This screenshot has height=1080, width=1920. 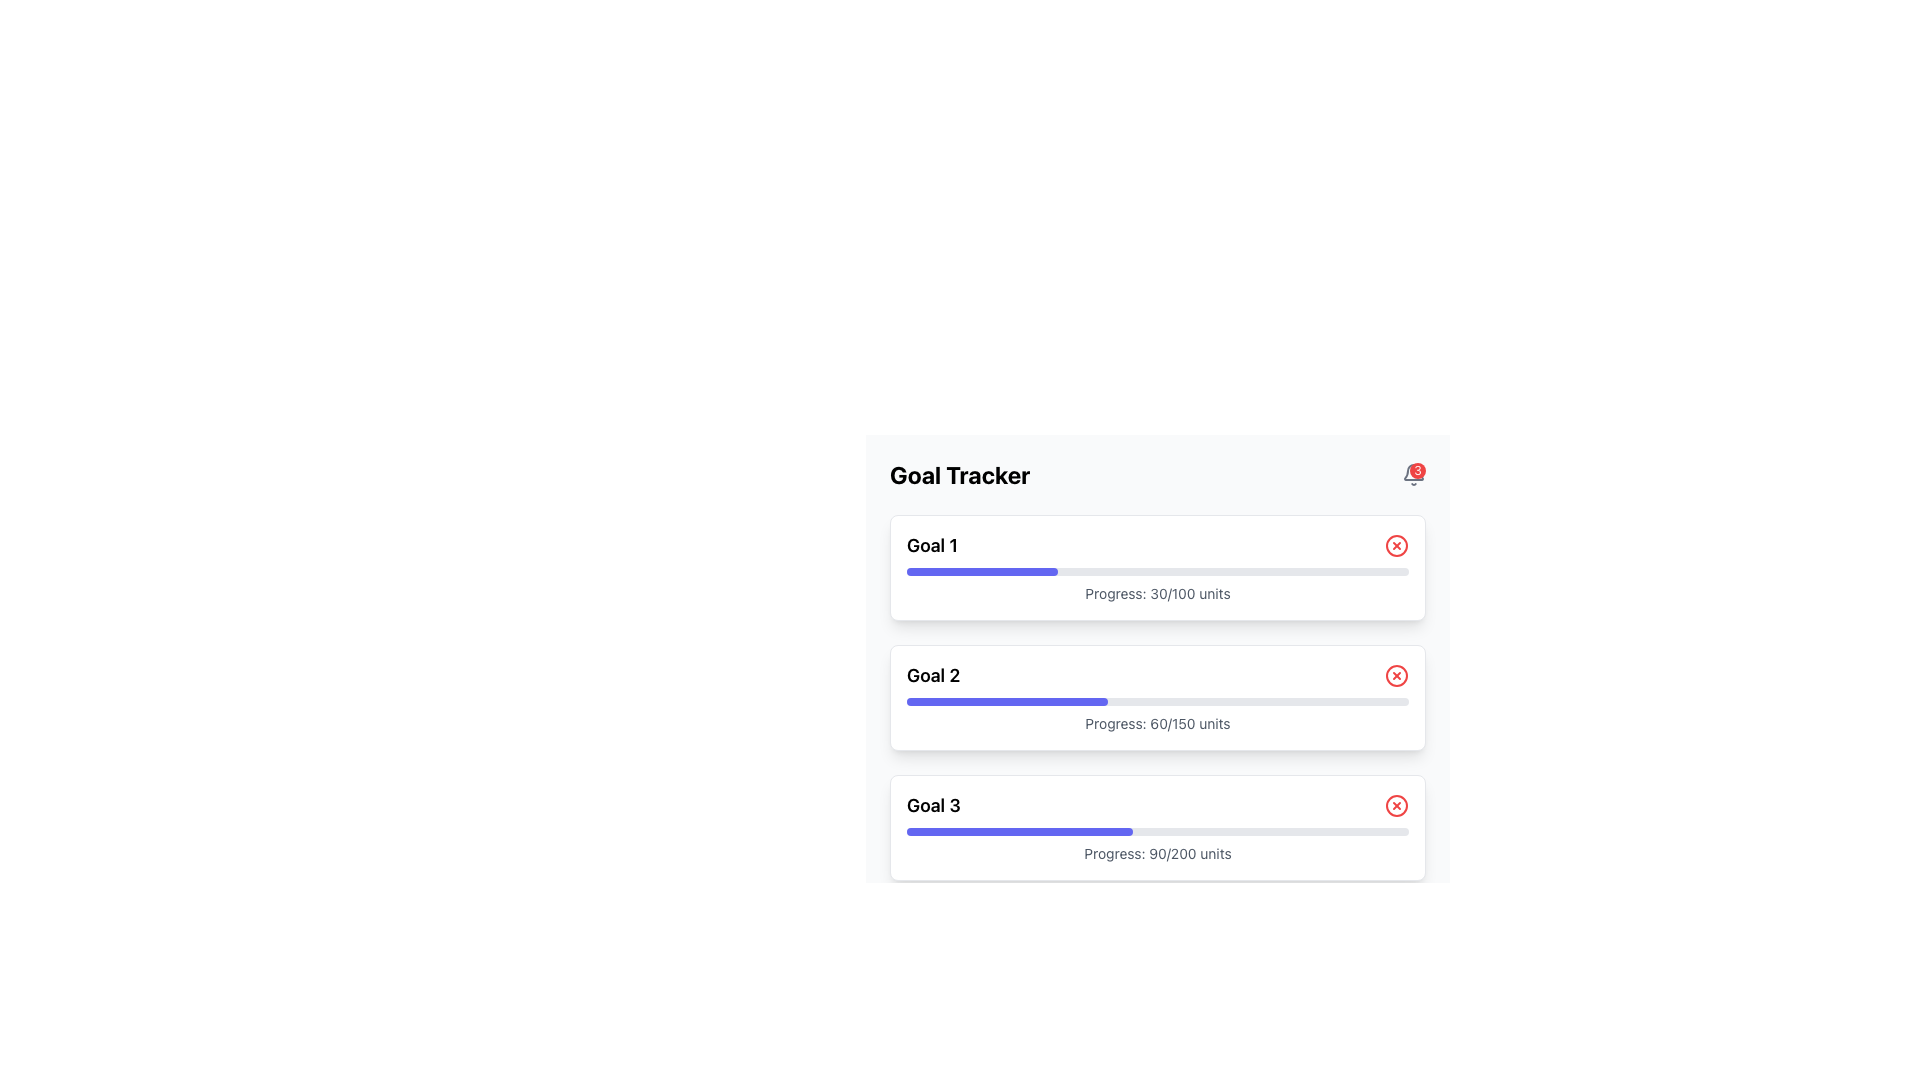 I want to click on the progress level, so click(x=1027, y=701).